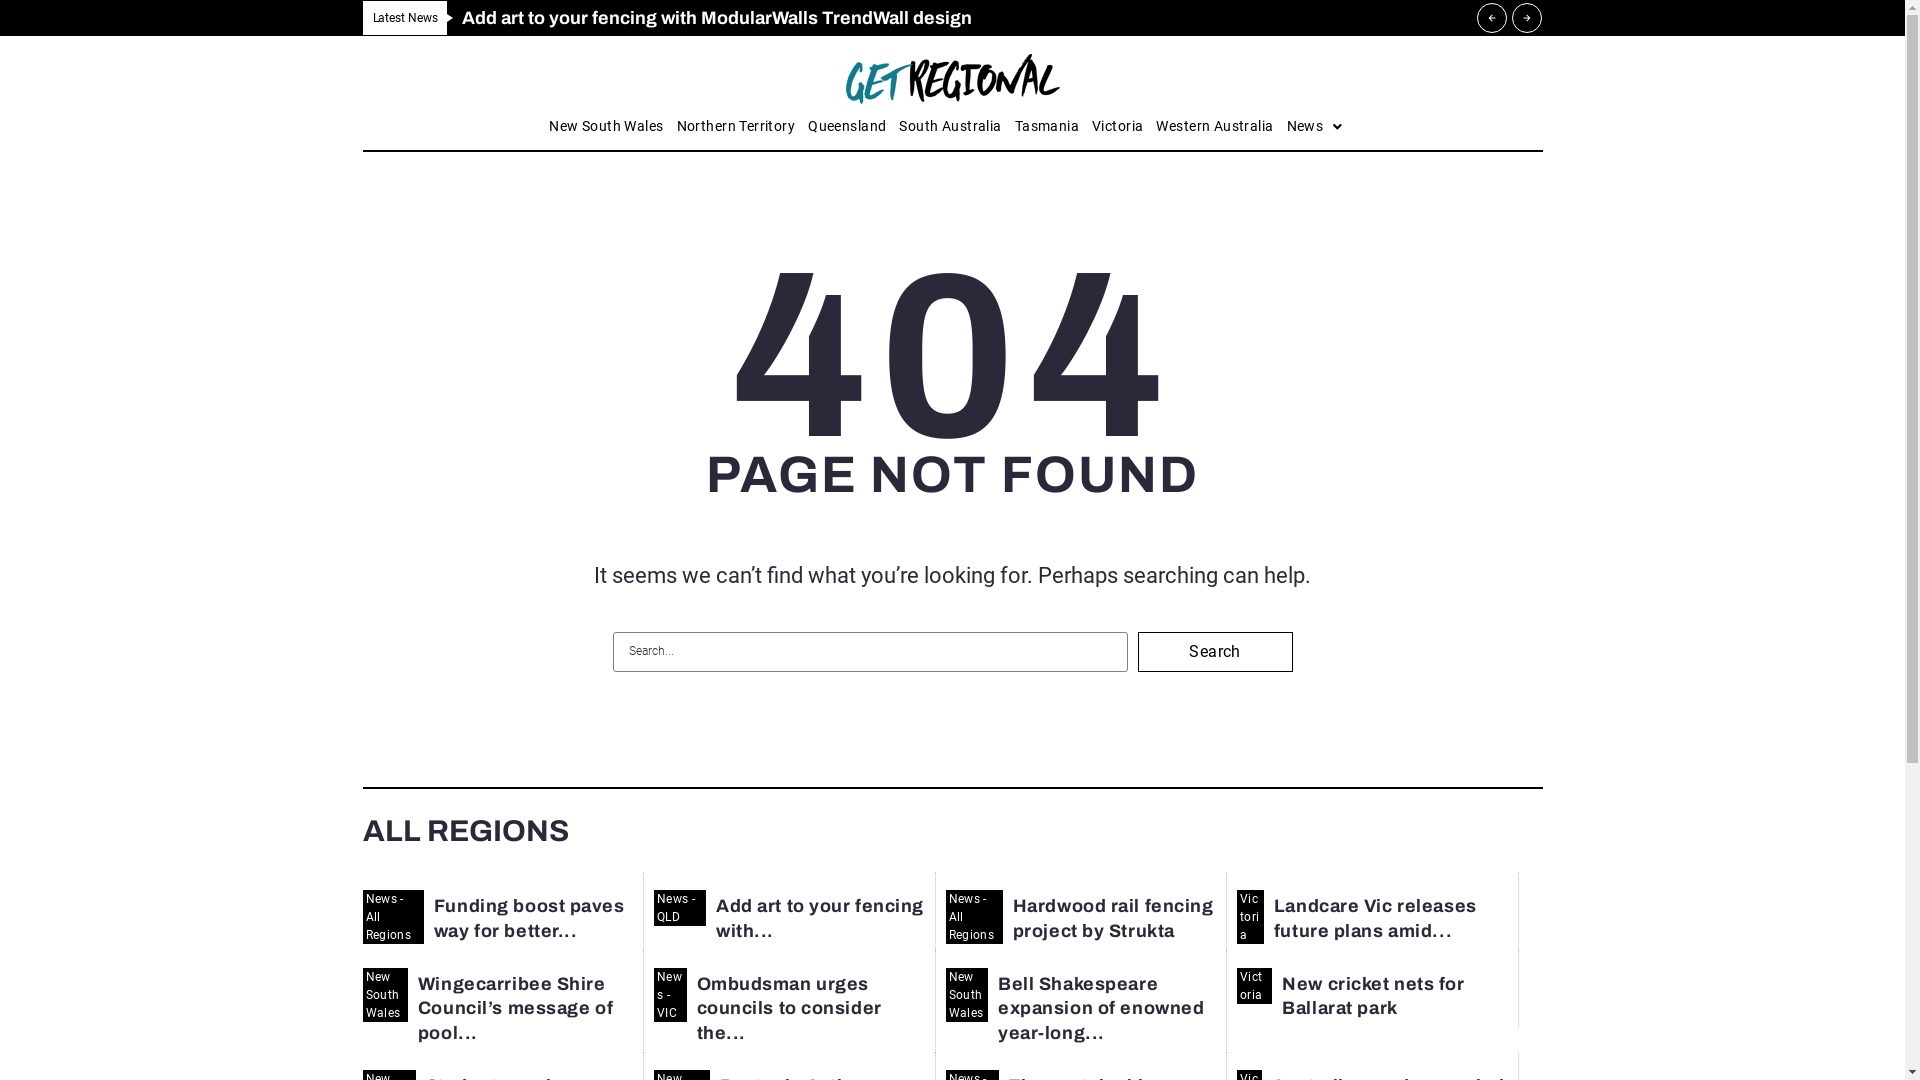 The height and width of the screenshot is (1080, 1920). What do you see at coordinates (529, 918) in the screenshot?
I see `'Funding boost paves way for better...'` at bounding box center [529, 918].